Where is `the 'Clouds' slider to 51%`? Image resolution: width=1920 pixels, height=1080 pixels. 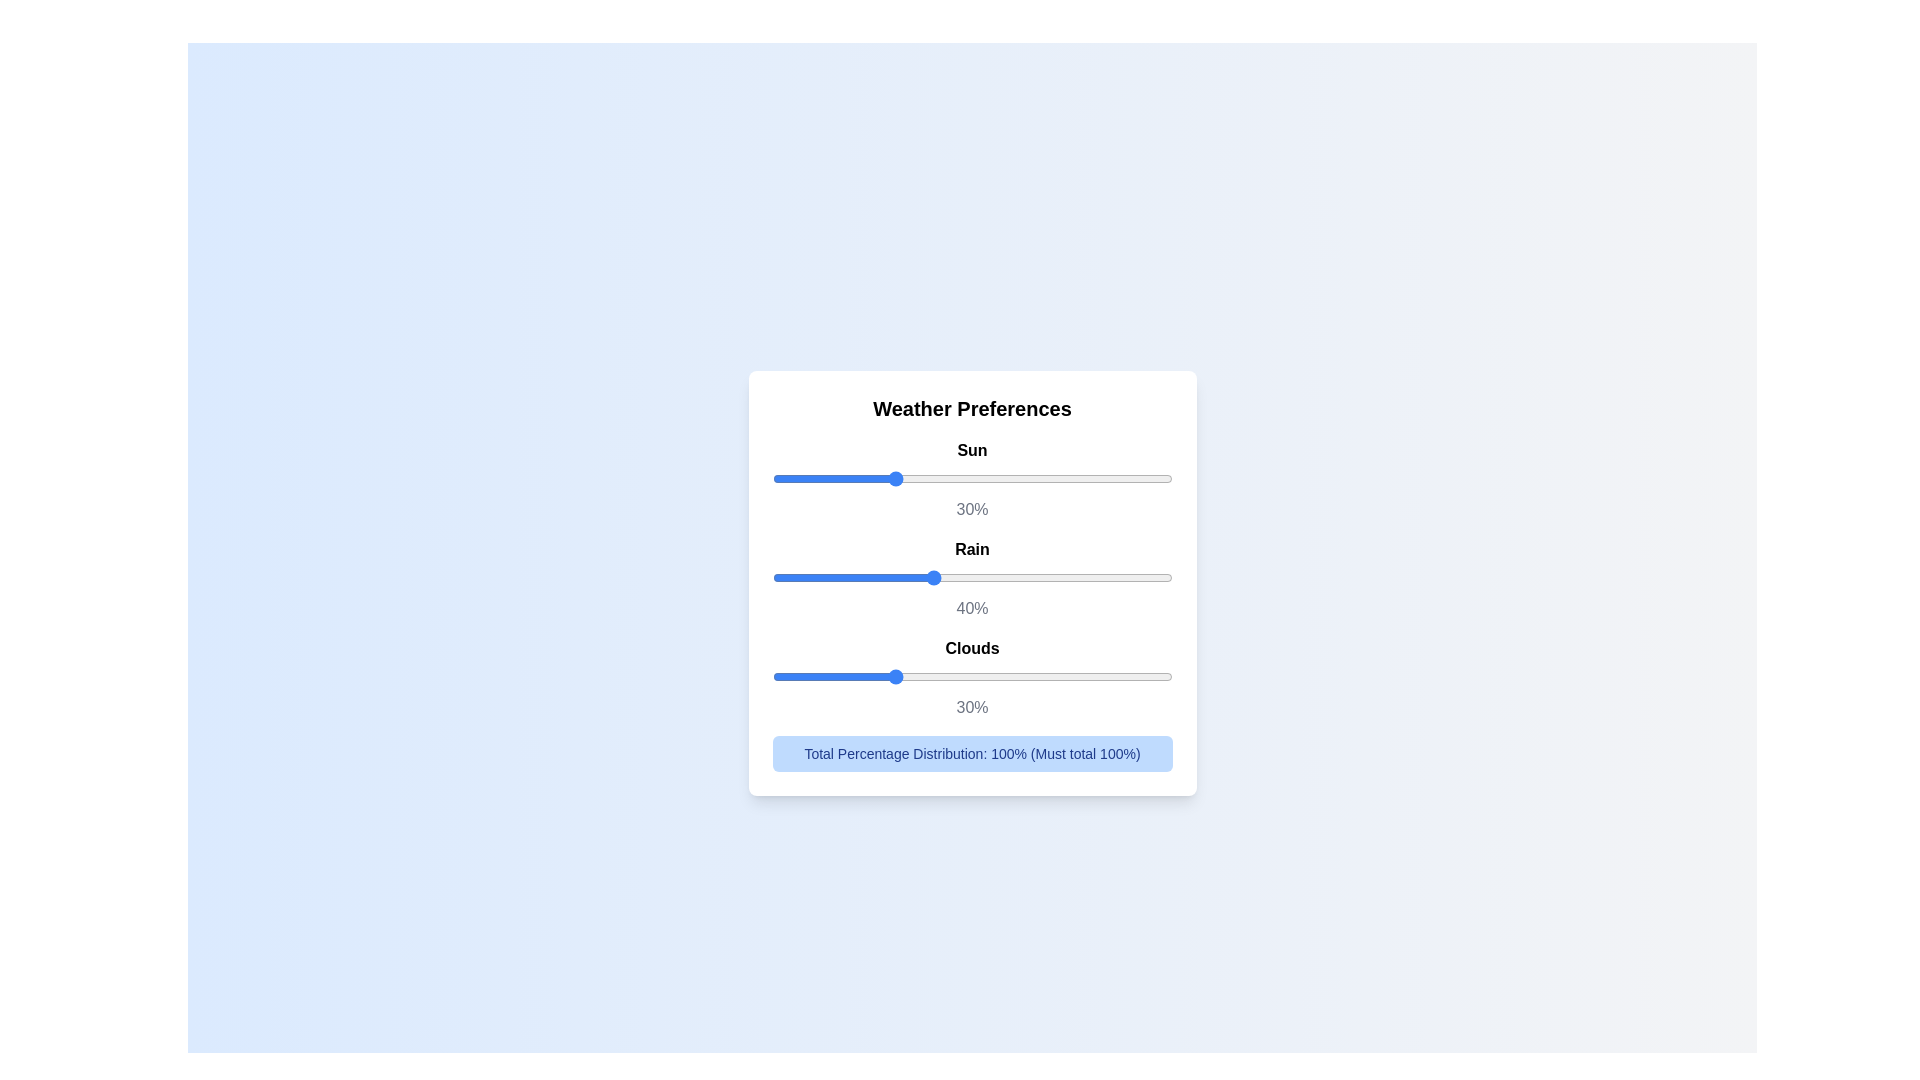
the 'Clouds' slider to 51% is located at coordinates (976, 675).